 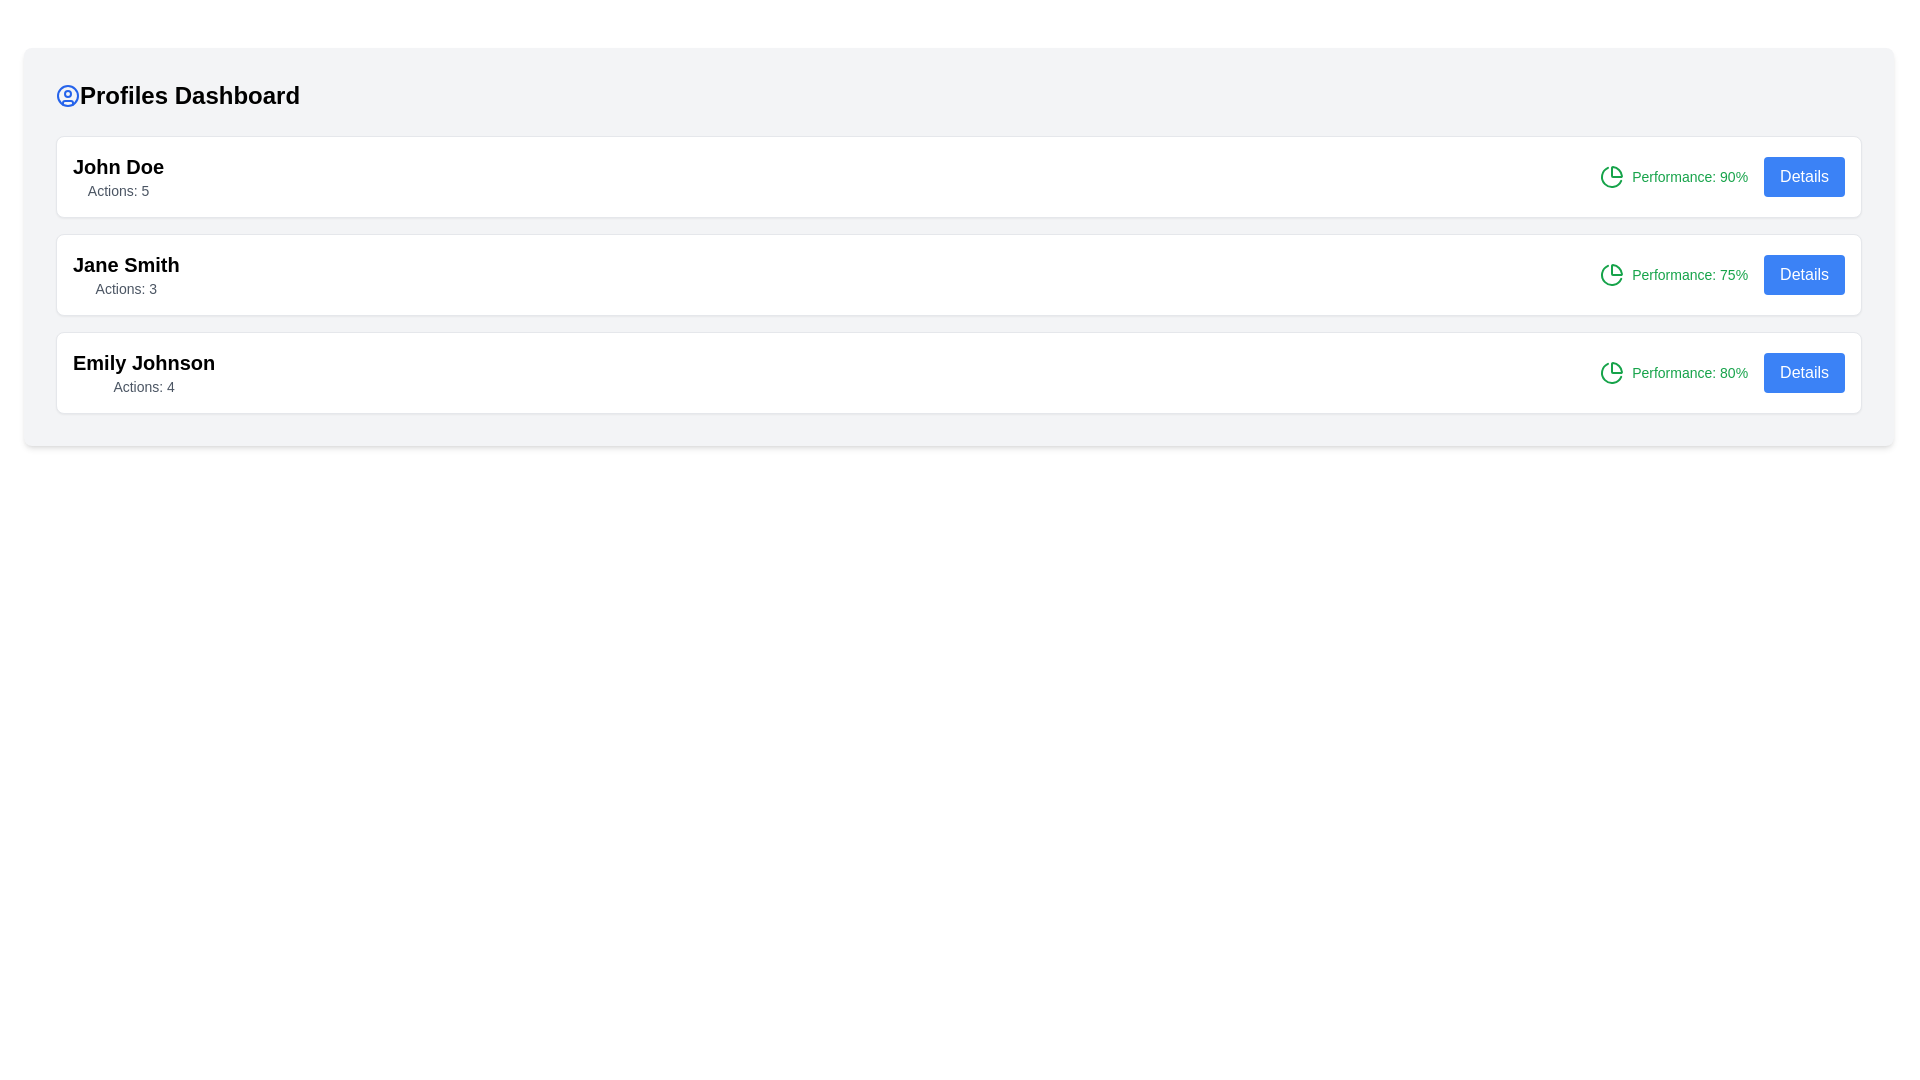 I want to click on the button located at the far right of the performance summary row, so click(x=1804, y=373).